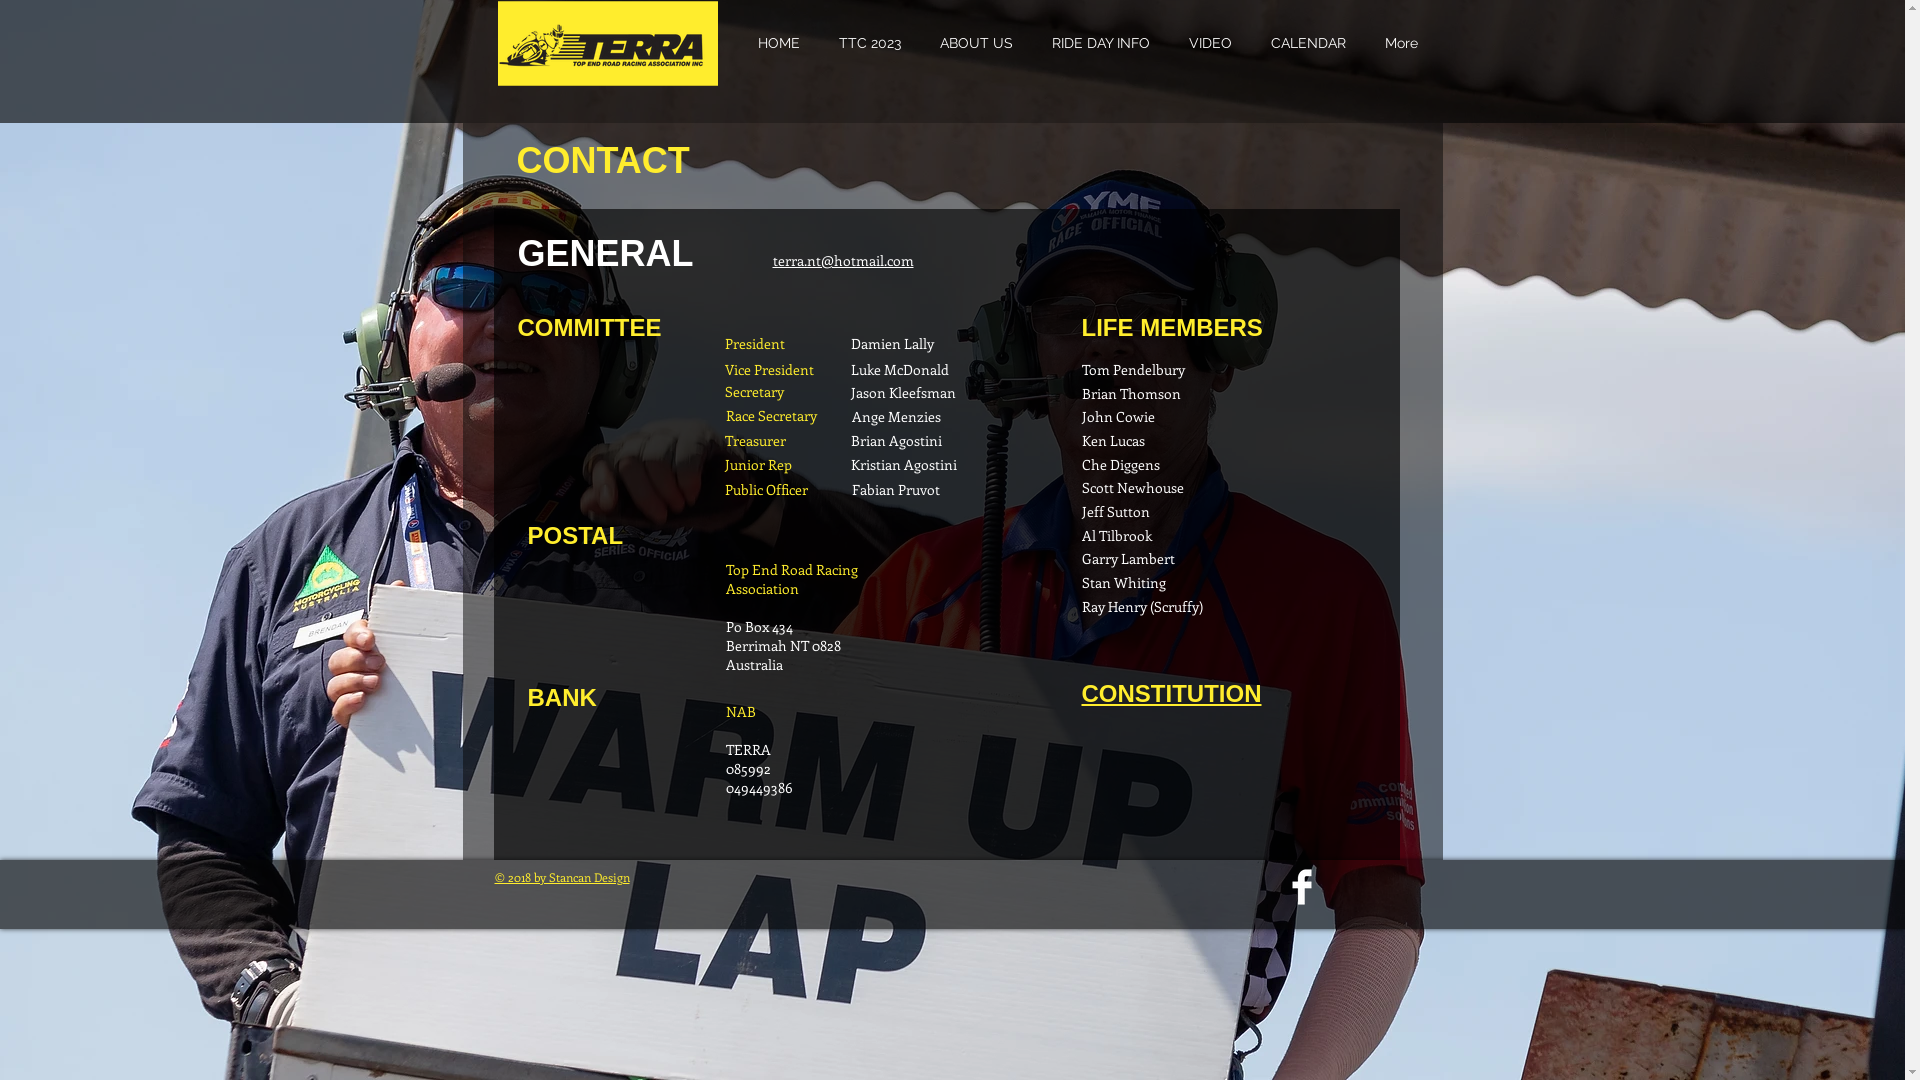 The image size is (1920, 1080). I want to click on 'VIDEO', so click(1209, 43).